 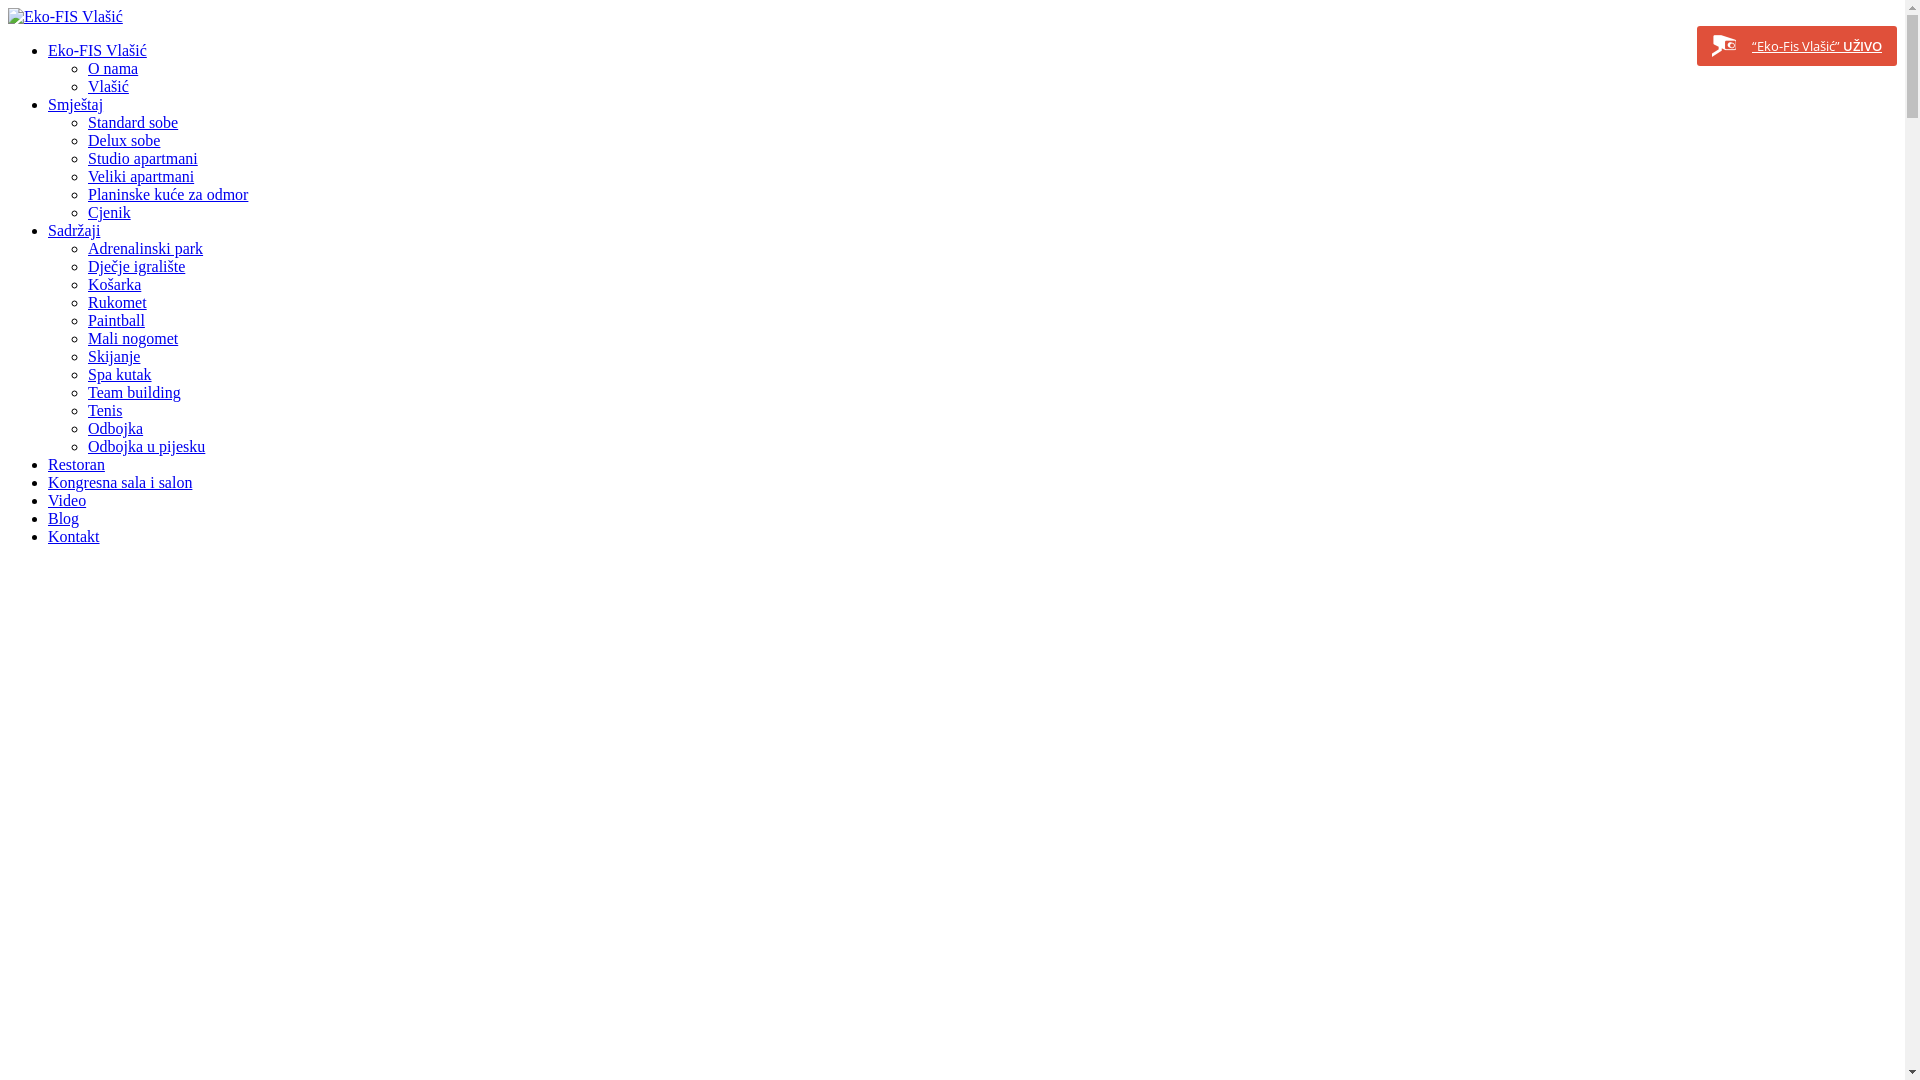 What do you see at coordinates (112, 67) in the screenshot?
I see `'O nama'` at bounding box center [112, 67].